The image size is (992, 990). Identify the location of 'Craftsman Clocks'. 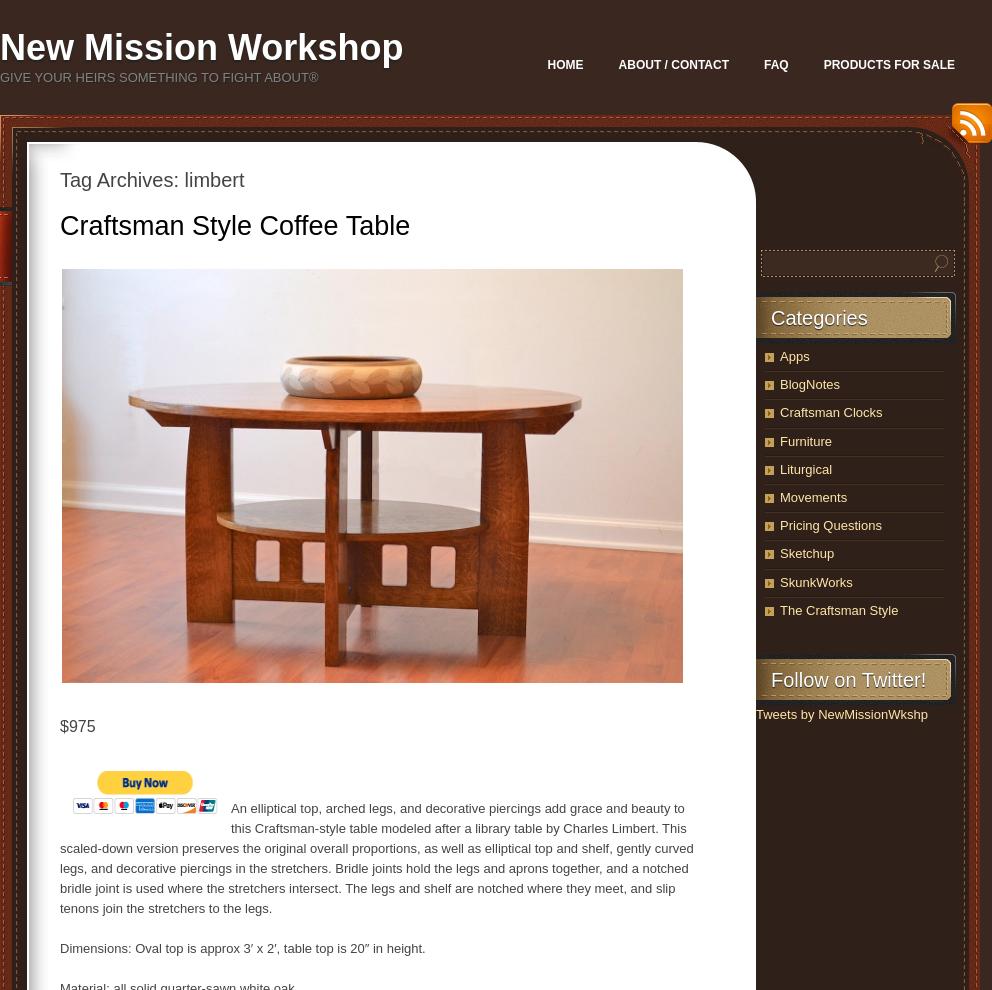
(779, 411).